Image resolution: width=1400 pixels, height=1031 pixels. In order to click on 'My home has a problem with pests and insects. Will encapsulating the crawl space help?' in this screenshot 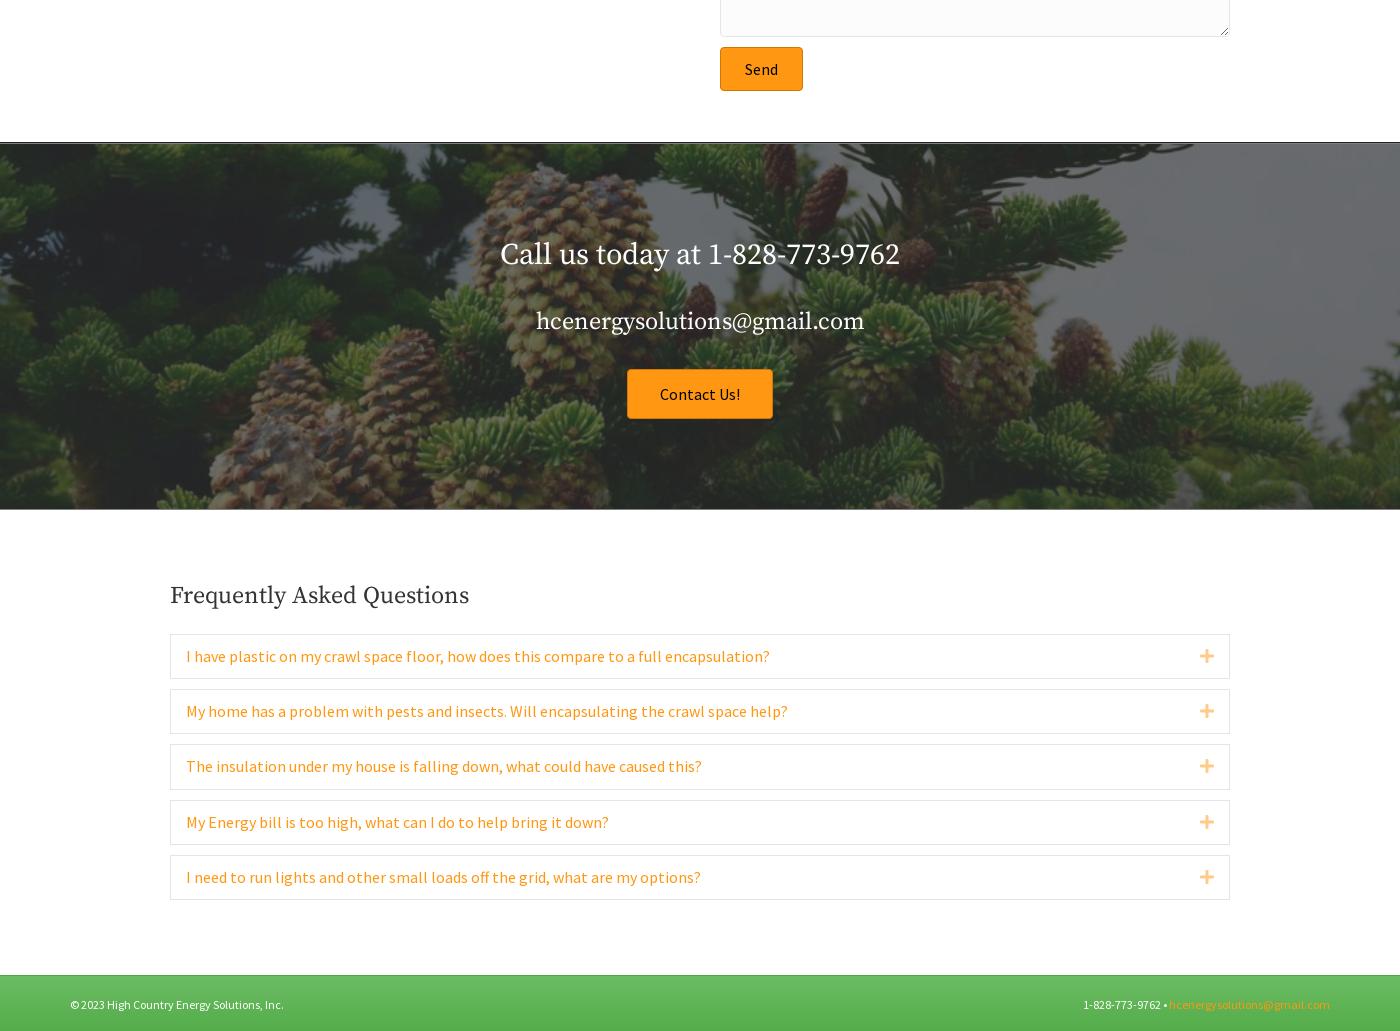, I will do `click(487, 752)`.